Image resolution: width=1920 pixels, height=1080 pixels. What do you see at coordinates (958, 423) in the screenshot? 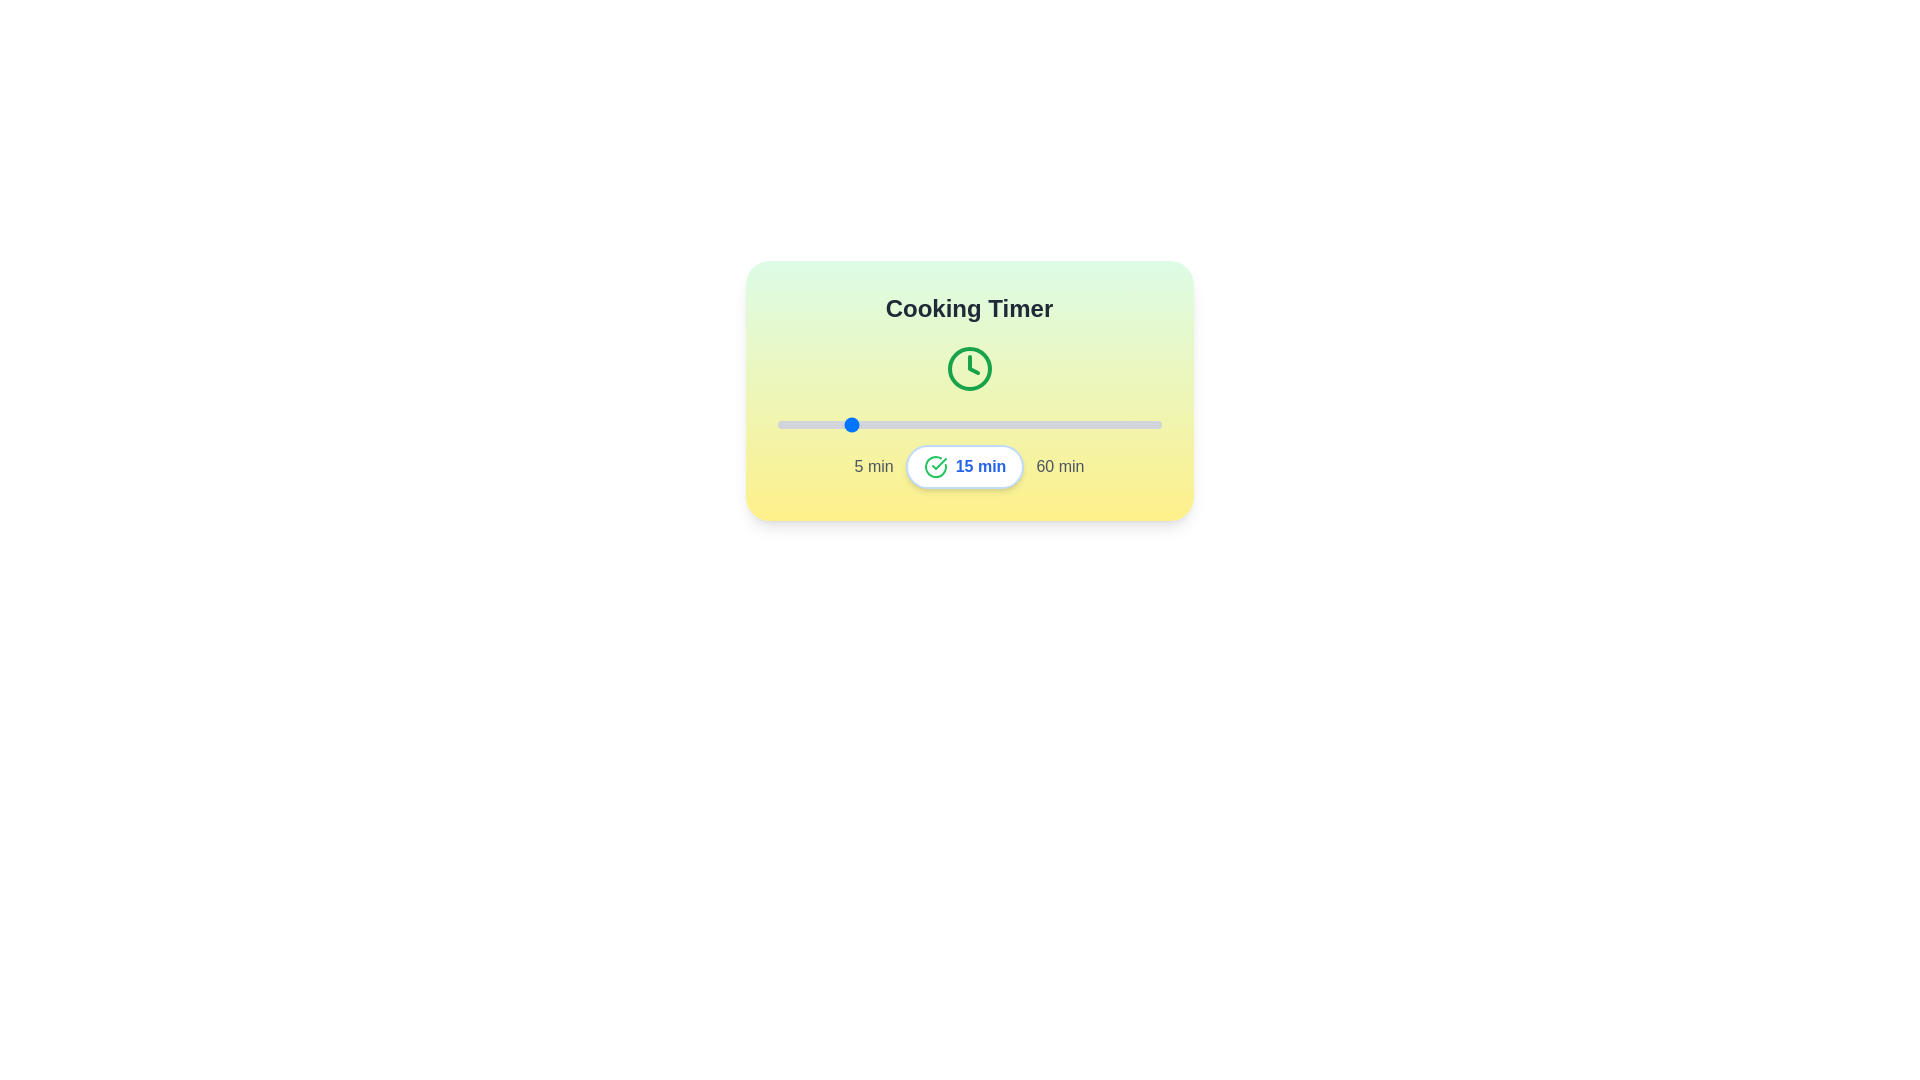
I see `cooking timer` at bounding box center [958, 423].